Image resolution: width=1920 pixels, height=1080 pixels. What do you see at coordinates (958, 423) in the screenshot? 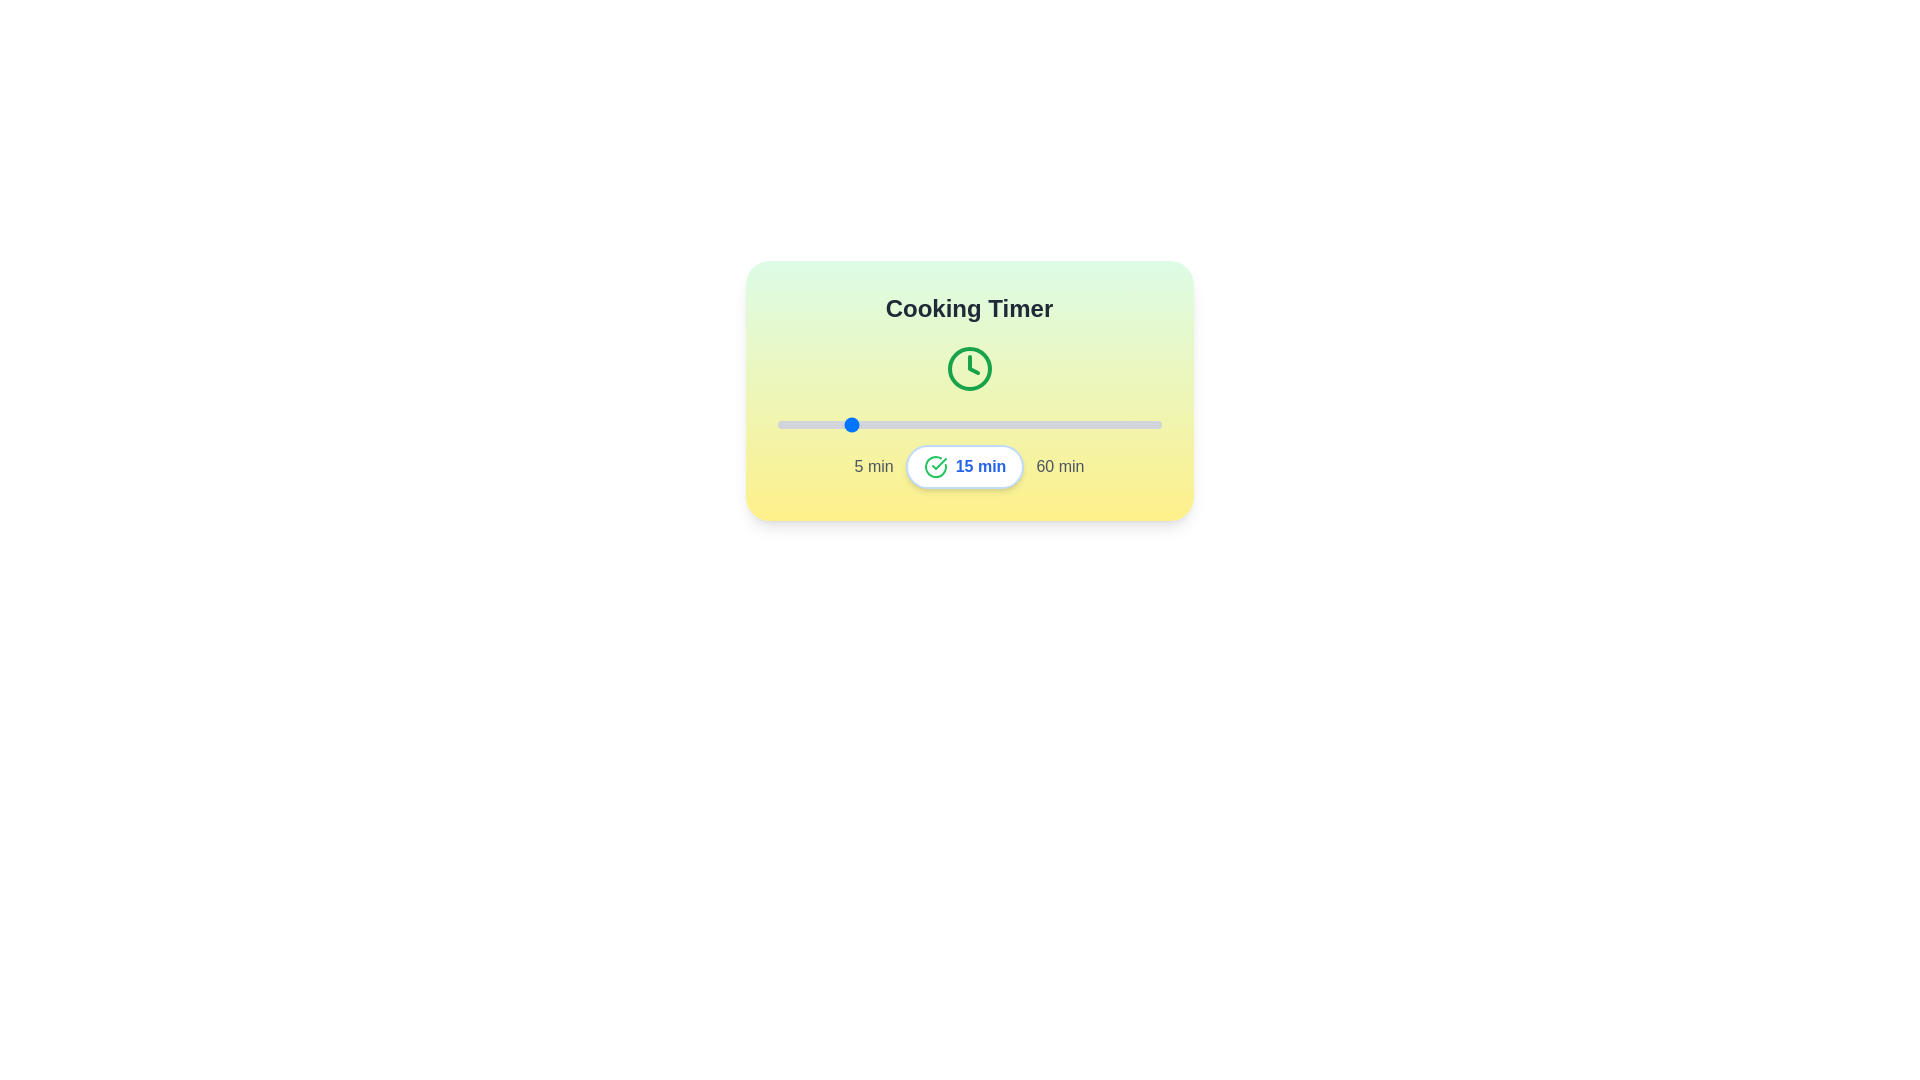
I see `cooking timer` at bounding box center [958, 423].